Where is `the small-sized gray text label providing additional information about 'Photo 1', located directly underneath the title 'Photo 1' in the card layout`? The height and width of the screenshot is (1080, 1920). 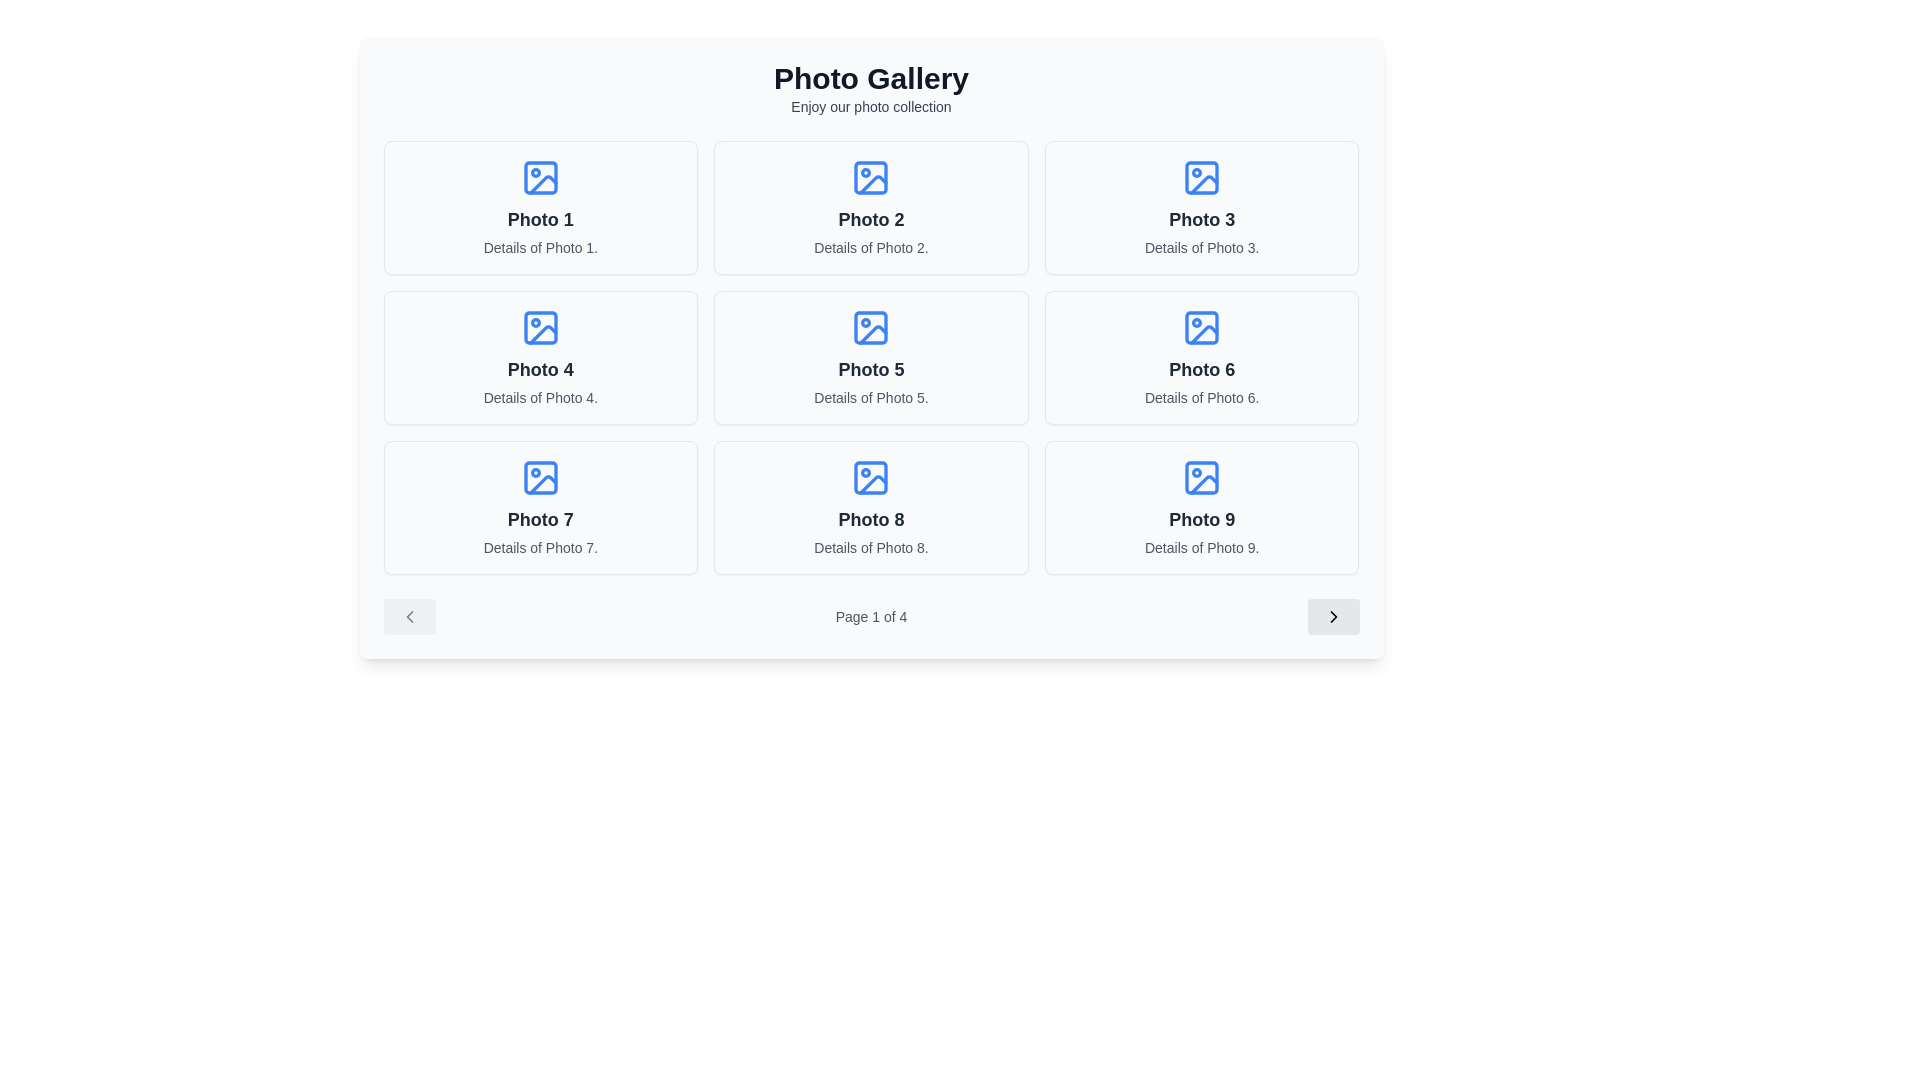
the small-sized gray text label providing additional information about 'Photo 1', located directly underneath the title 'Photo 1' in the card layout is located at coordinates (540, 246).